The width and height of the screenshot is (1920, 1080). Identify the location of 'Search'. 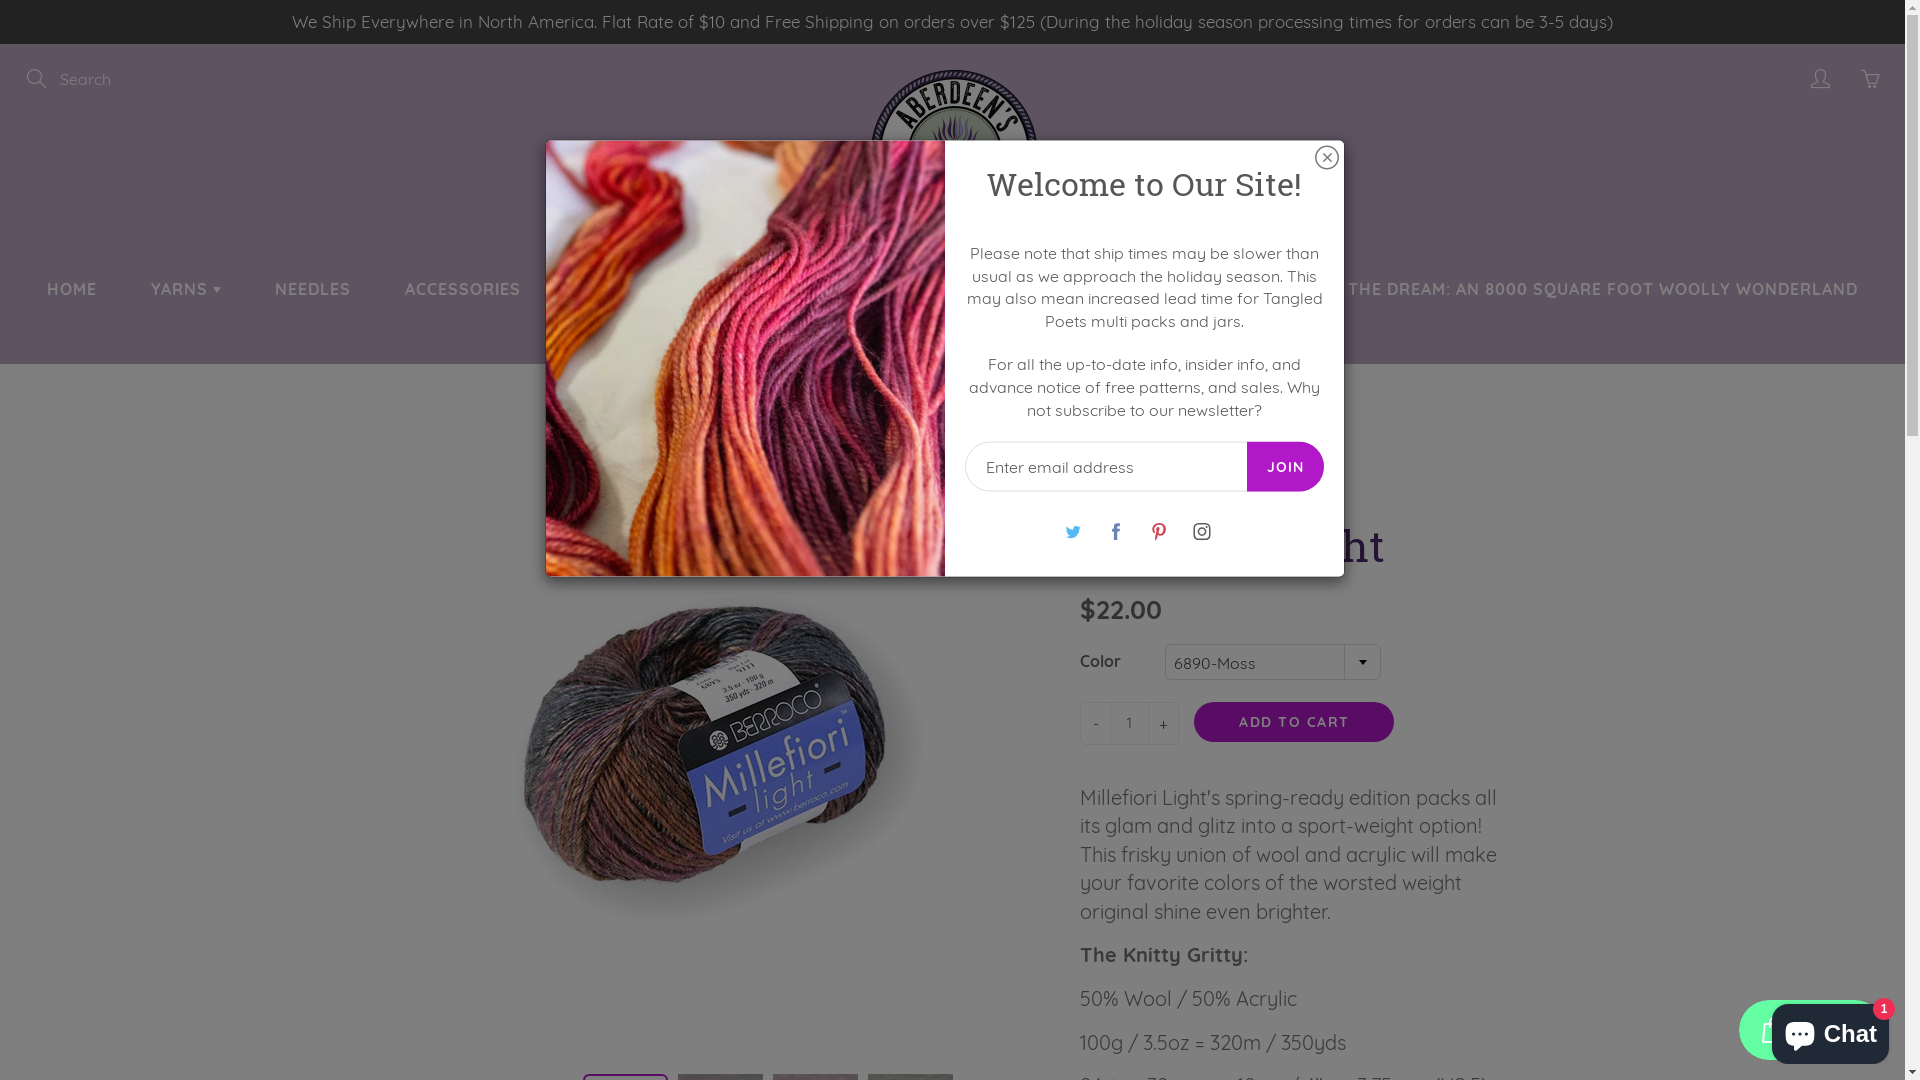
(37, 77).